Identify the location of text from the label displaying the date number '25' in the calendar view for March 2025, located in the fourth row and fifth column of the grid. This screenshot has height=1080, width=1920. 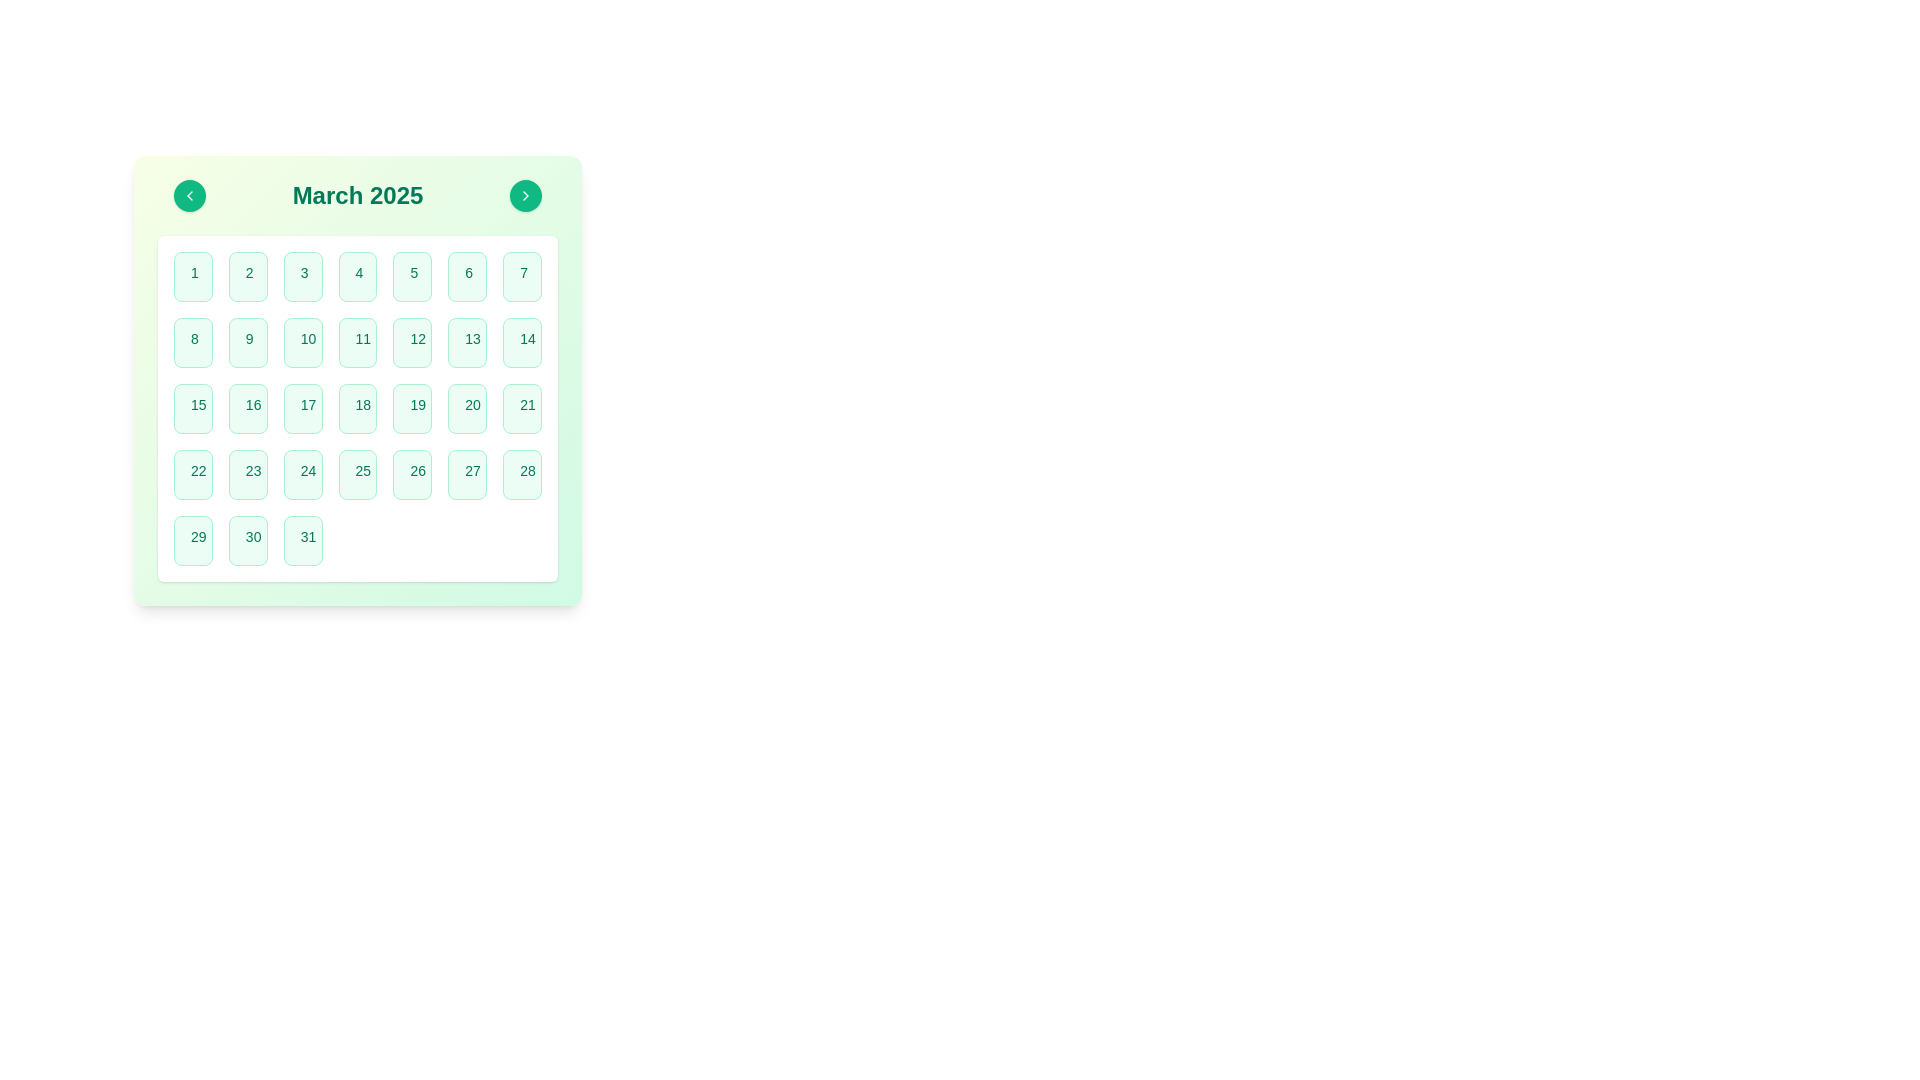
(363, 470).